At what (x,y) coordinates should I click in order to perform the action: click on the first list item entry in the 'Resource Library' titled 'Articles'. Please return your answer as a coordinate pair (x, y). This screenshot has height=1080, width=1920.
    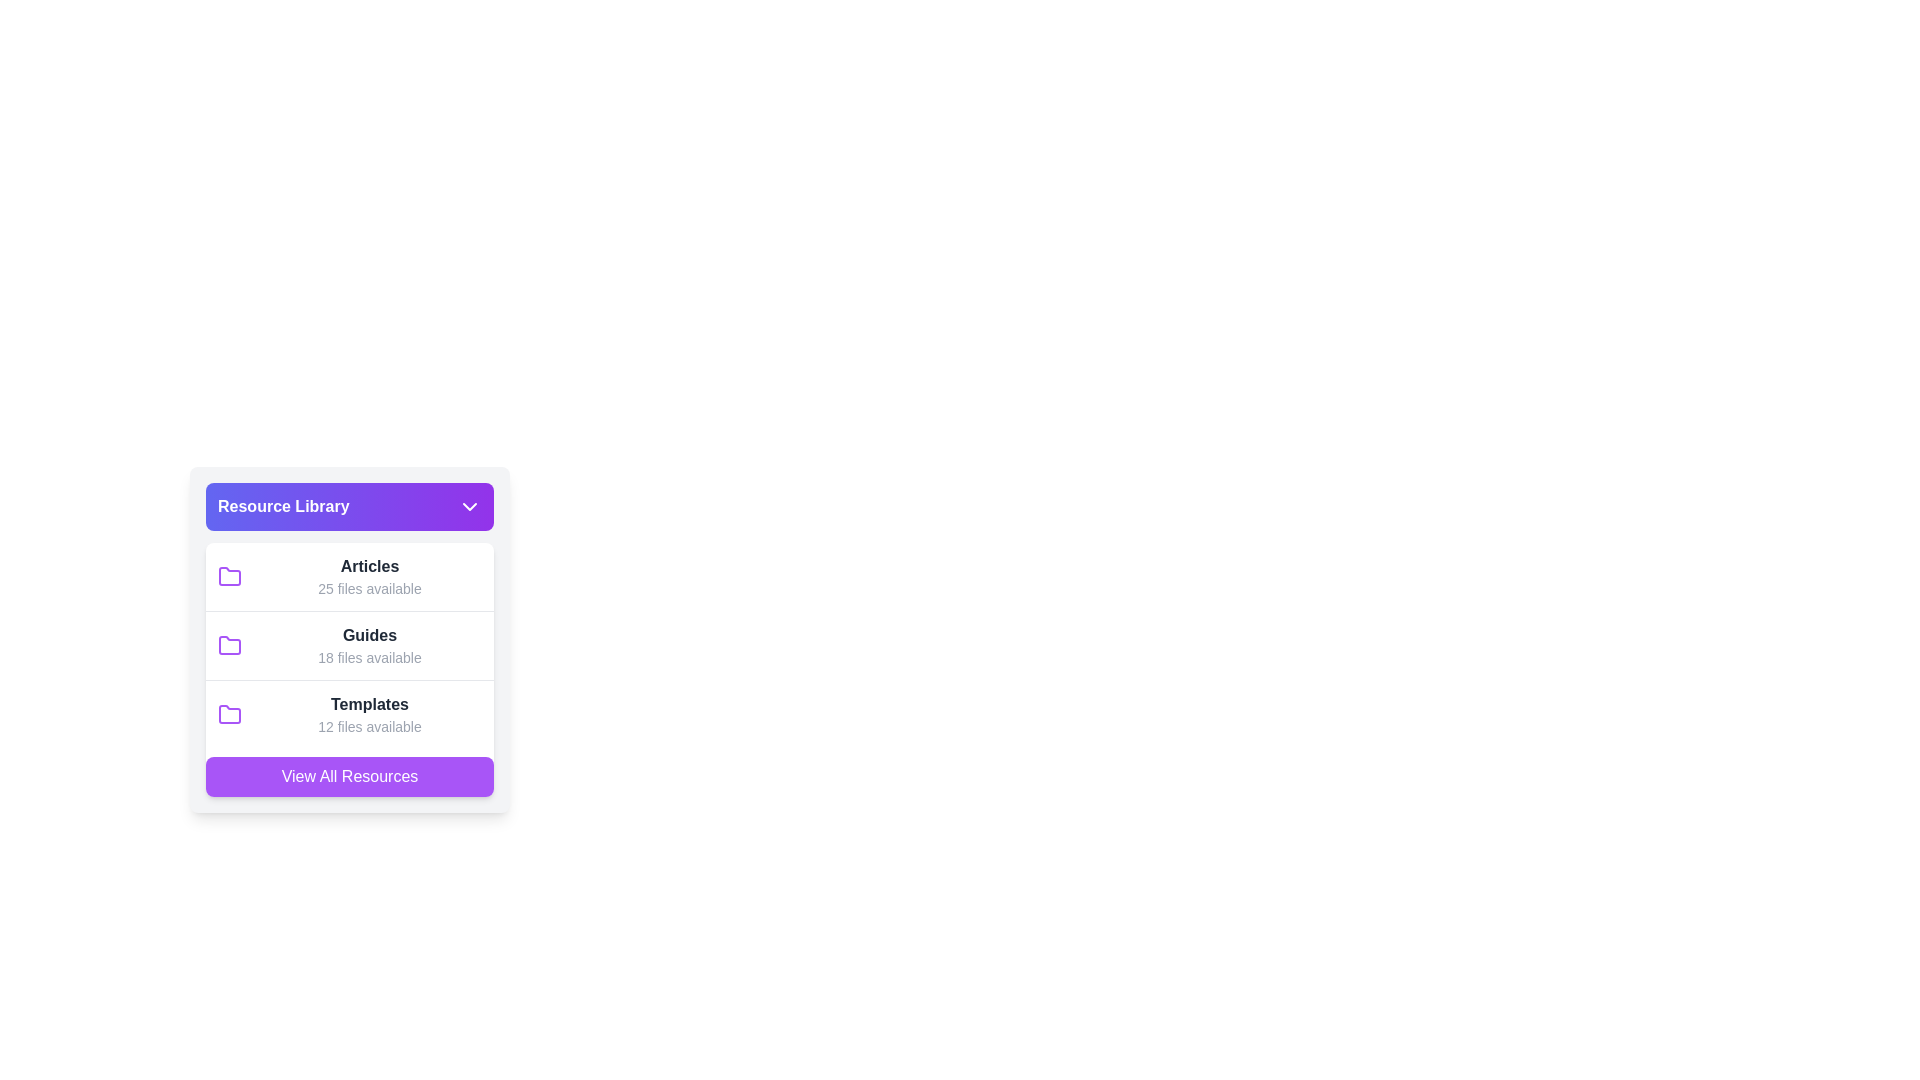
    Looking at the image, I should click on (350, 577).